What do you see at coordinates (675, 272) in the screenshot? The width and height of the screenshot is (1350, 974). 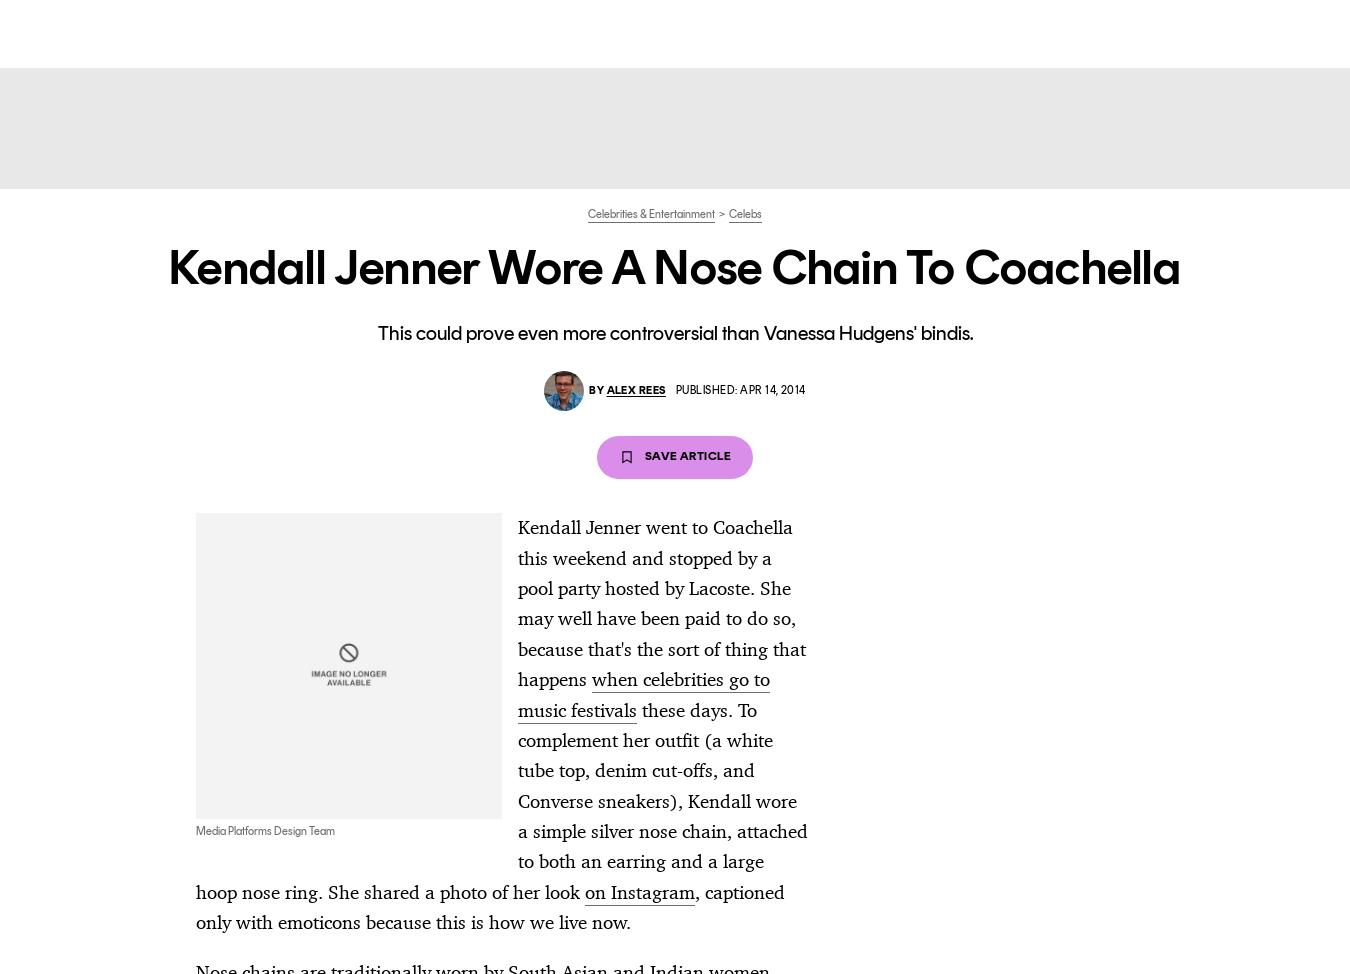 I see `'Kim on Why North Prefers Living With Kanye West'` at bounding box center [675, 272].